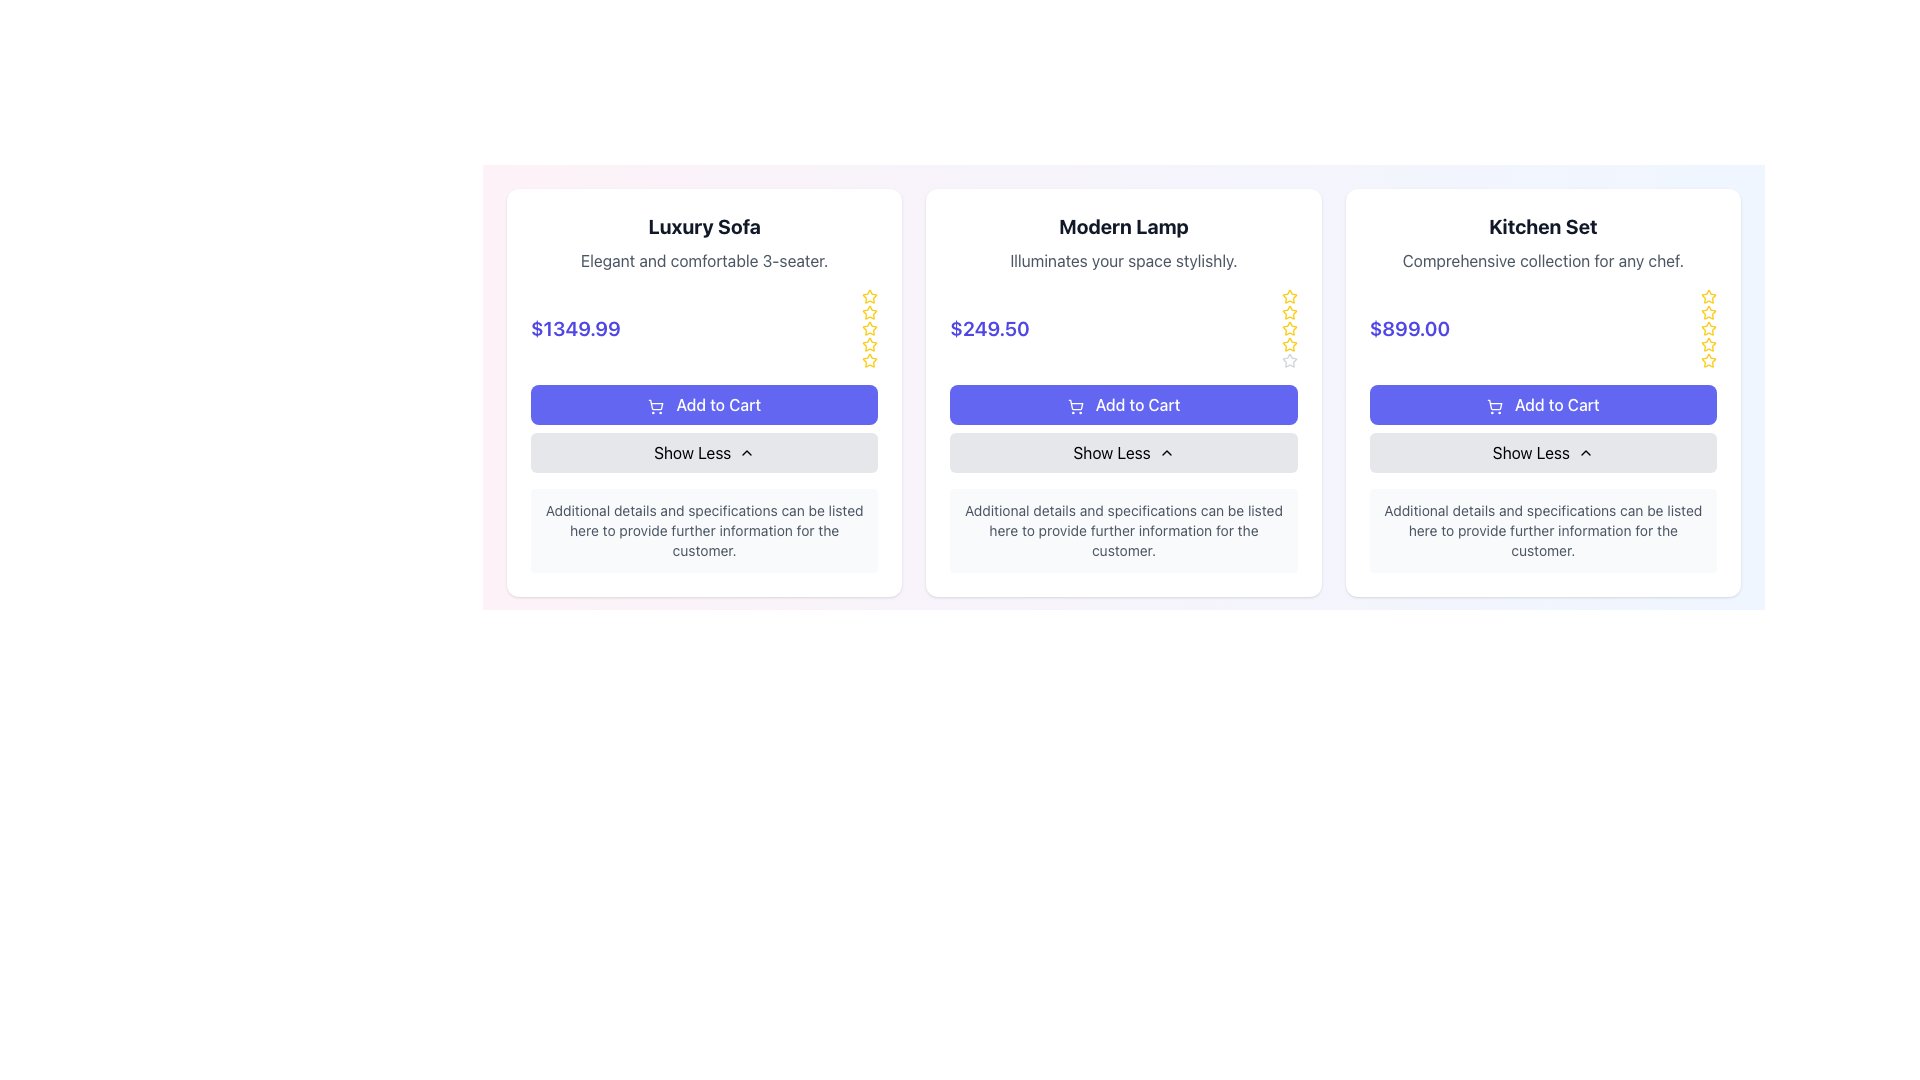 The width and height of the screenshot is (1920, 1080). I want to click on the second yellow star icon in the rating group for the 'Kitchen Set' product card, located in the rightmost column of the item grid, so click(1707, 343).